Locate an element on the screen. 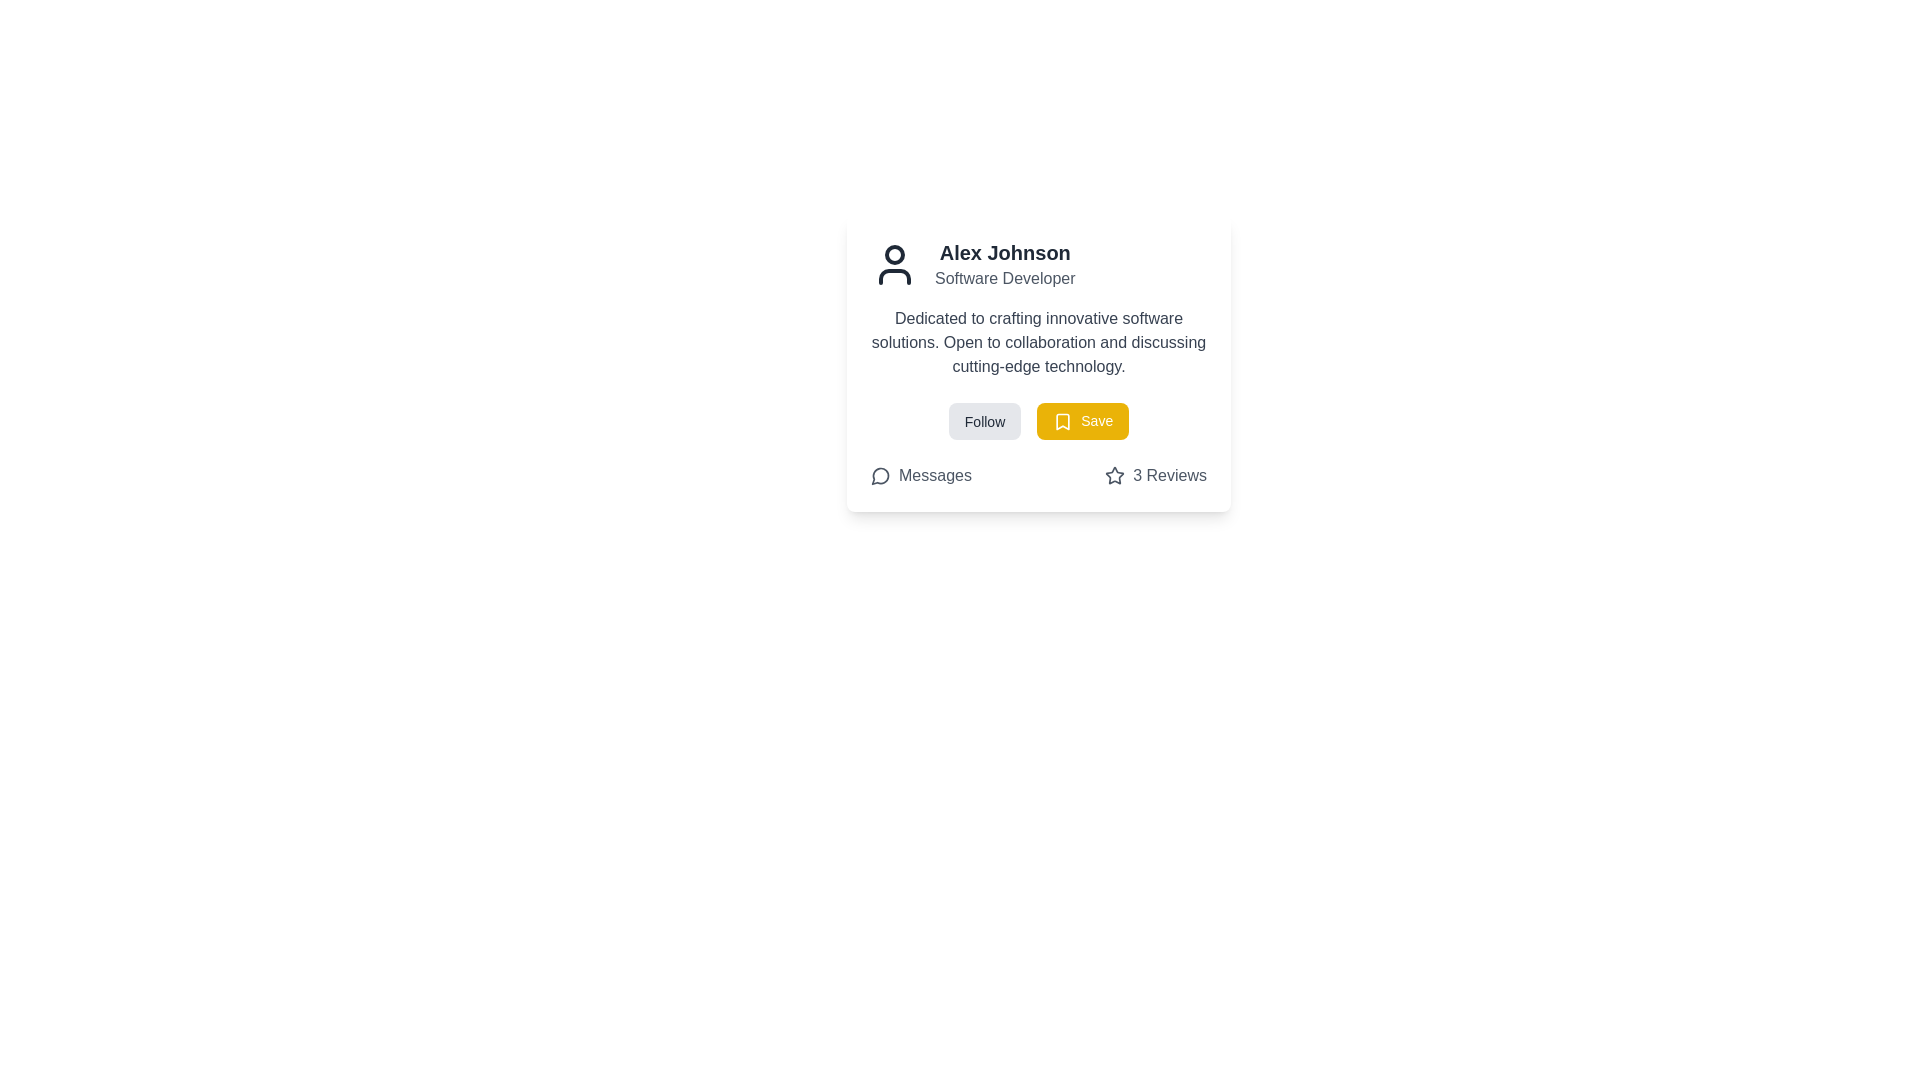 Image resolution: width=1920 pixels, height=1080 pixels. the star icon with a dark outline and hollow center, located adjacent to the 'Reviews' label in the bottom-right corner of the card layout is located at coordinates (1114, 475).